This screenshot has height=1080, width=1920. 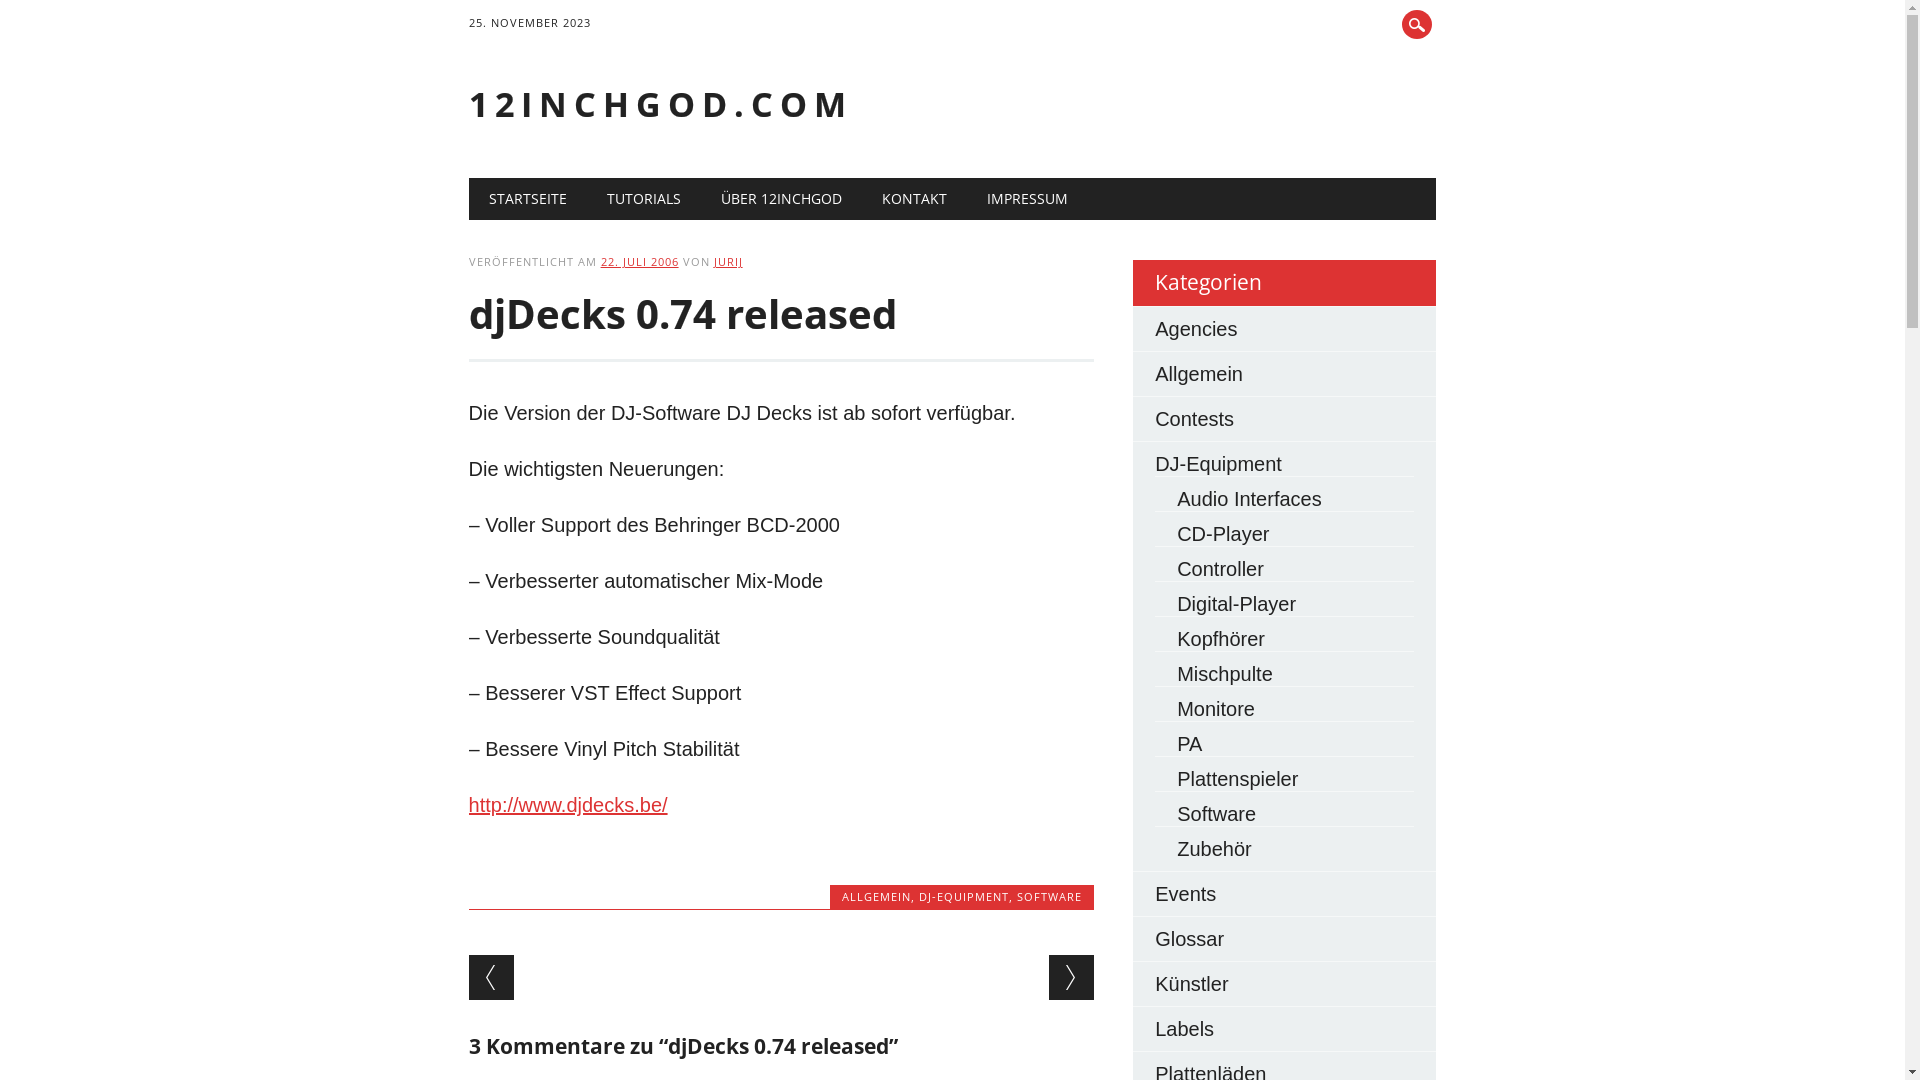 I want to click on 'TUTORIALS', so click(x=643, y=199).